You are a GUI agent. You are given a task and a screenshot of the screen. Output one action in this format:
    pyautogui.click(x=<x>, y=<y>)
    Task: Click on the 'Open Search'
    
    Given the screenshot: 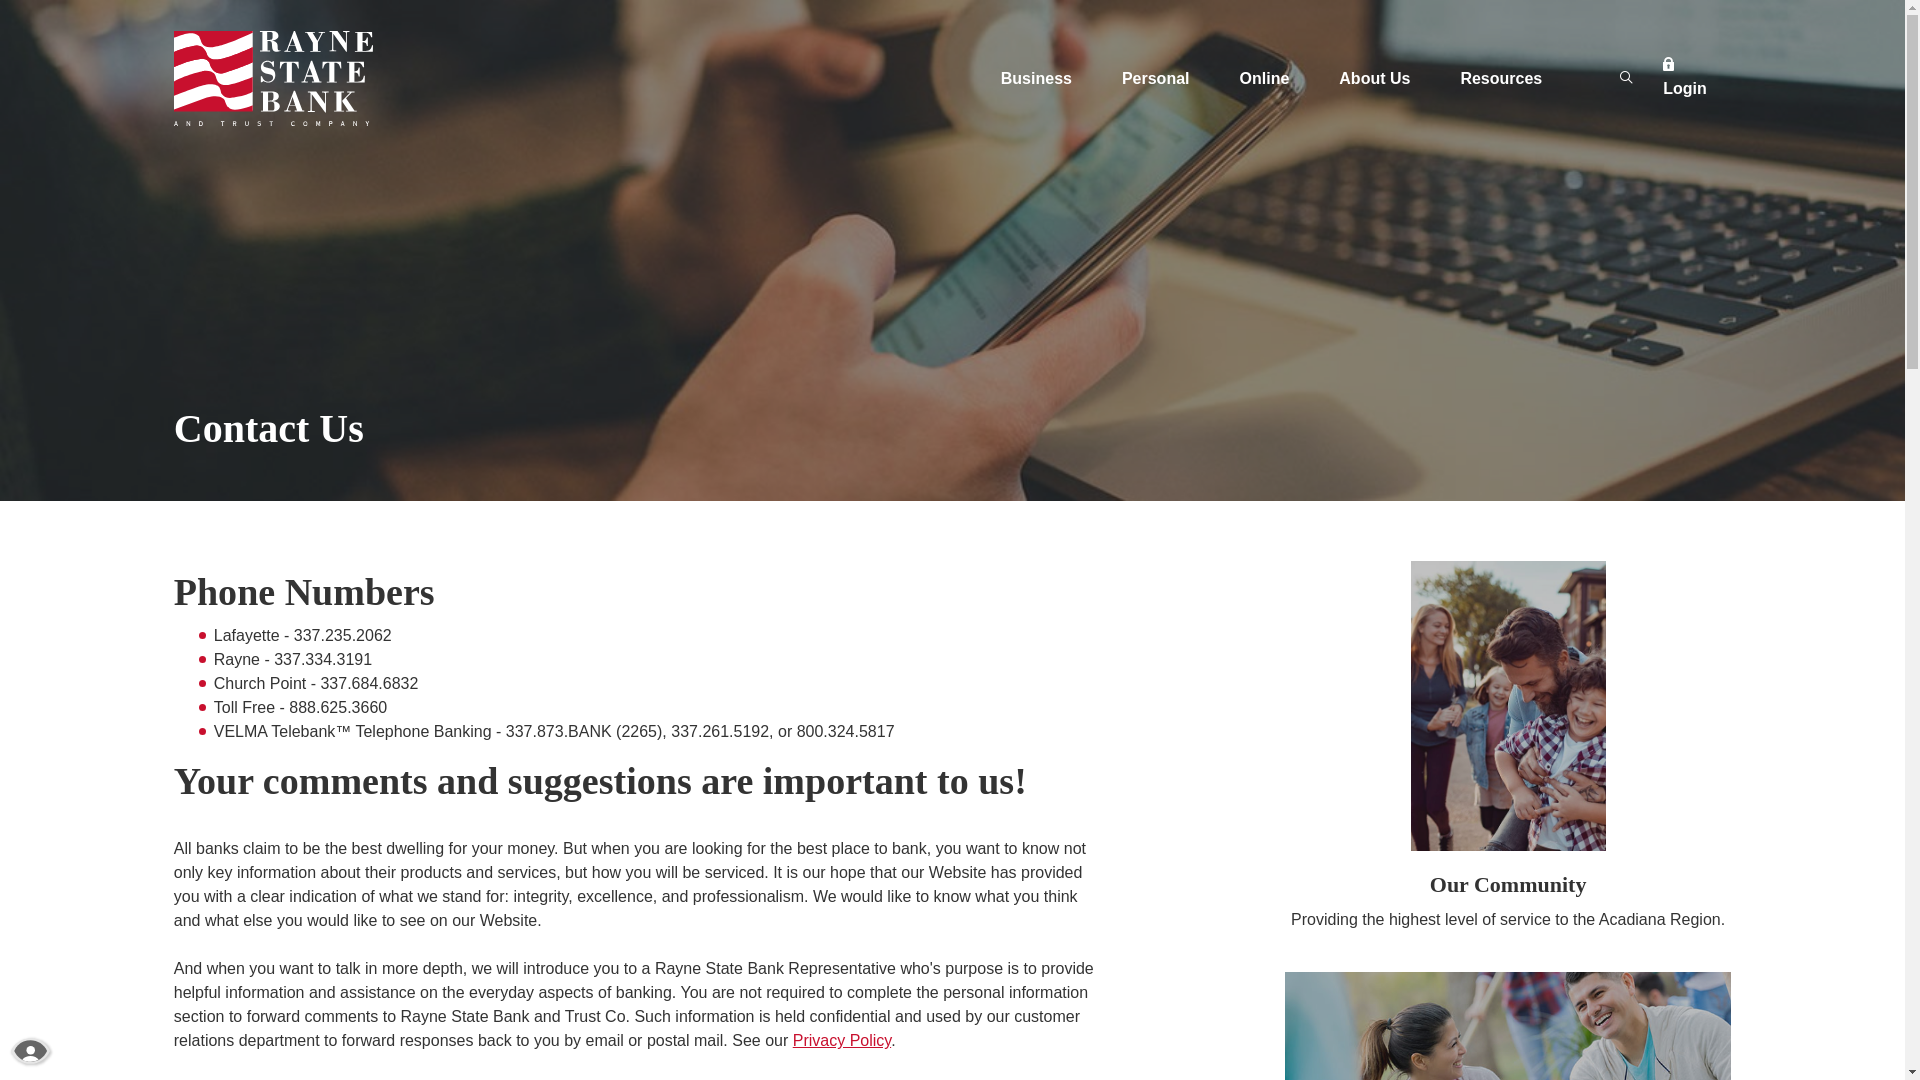 What is the action you would take?
    pyautogui.click(x=1626, y=77)
    